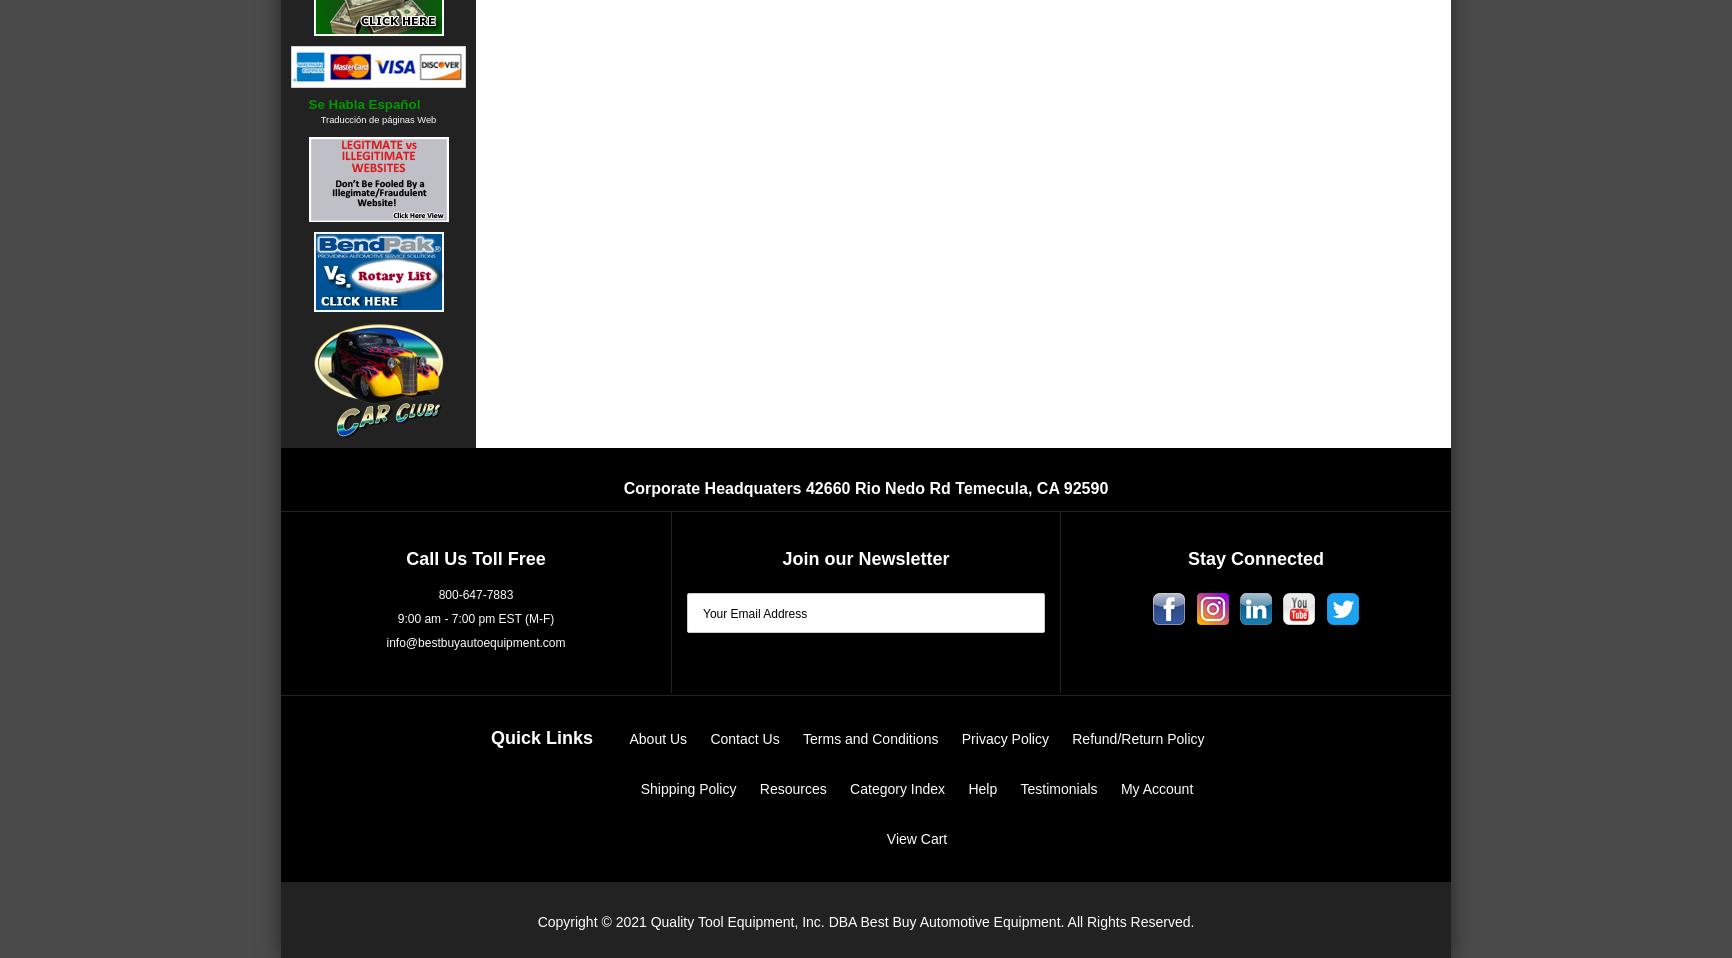 This screenshot has height=958, width=1732. Describe the element at coordinates (1155, 787) in the screenshot. I see `'My Account'` at that location.